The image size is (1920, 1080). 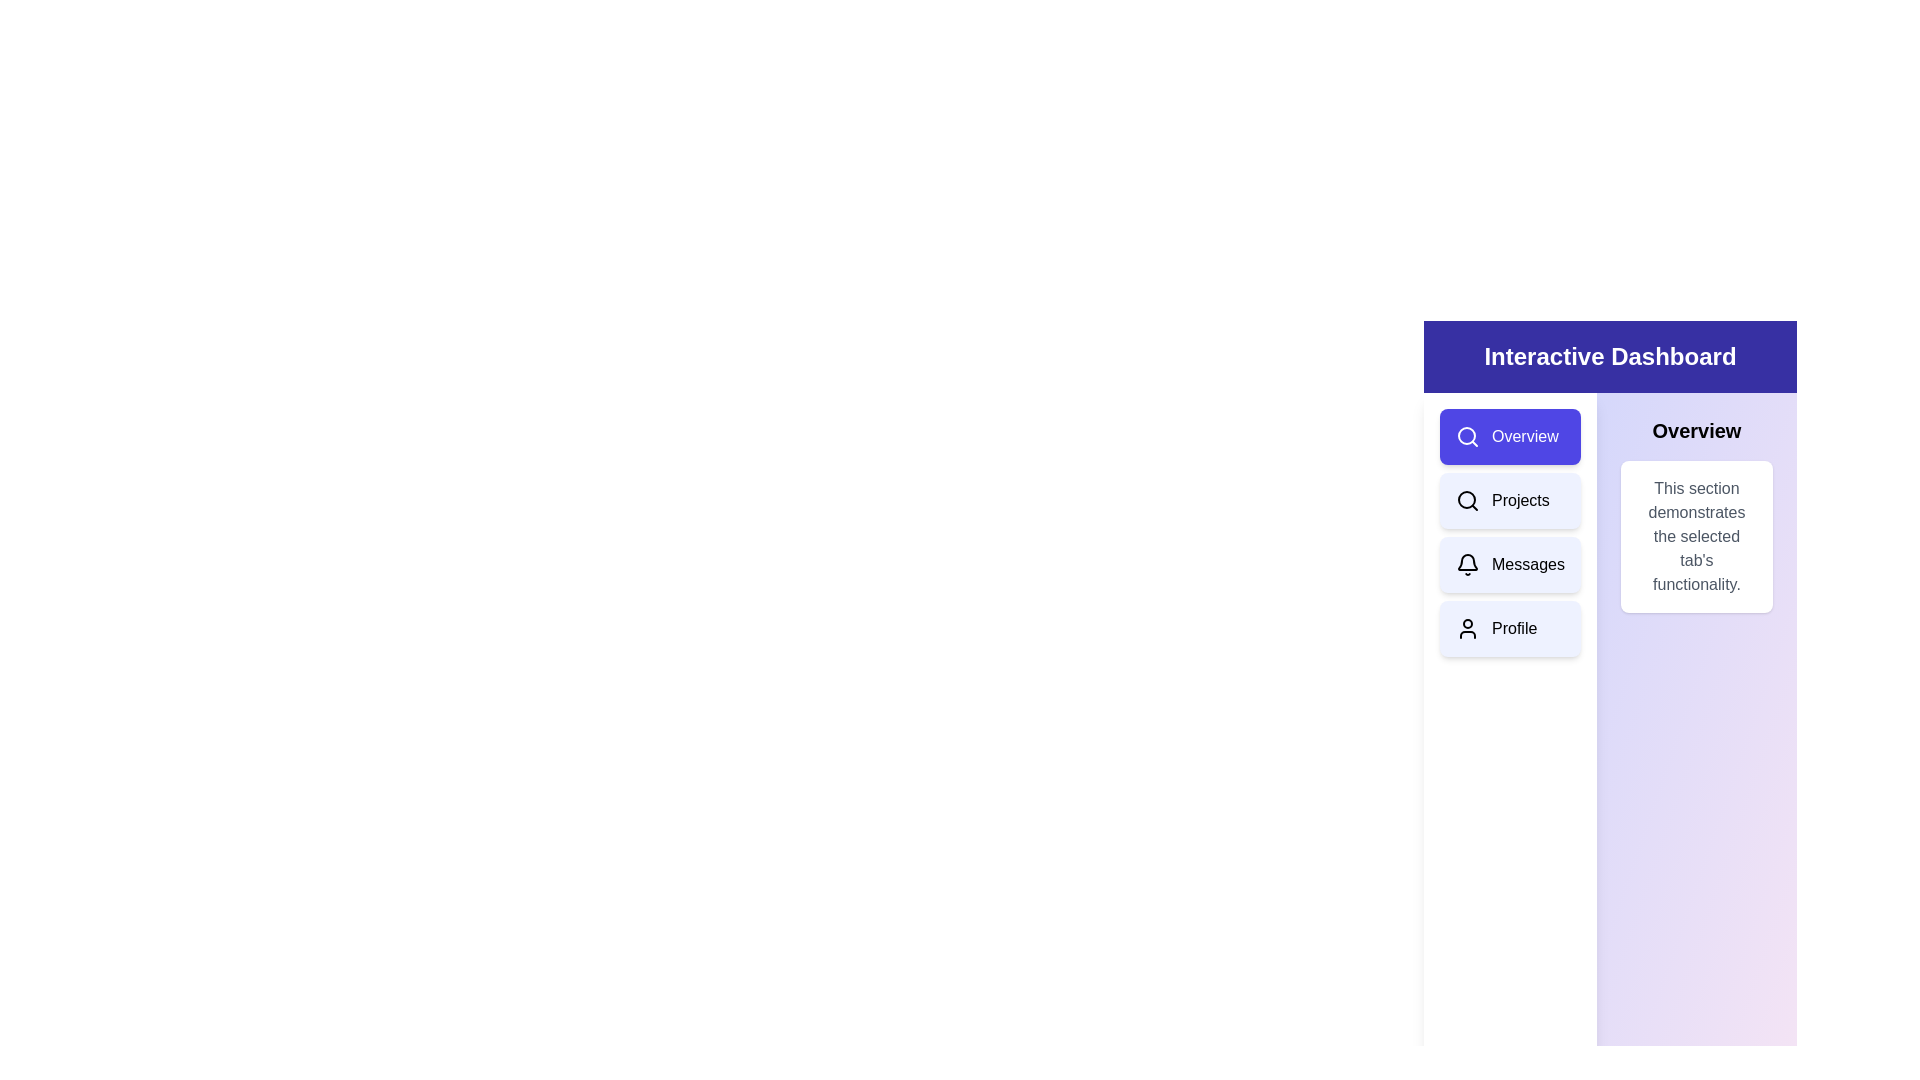 I want to click on the 'Overview' text label located in the vertical navigation menu by, so click(x=1524, y=435).